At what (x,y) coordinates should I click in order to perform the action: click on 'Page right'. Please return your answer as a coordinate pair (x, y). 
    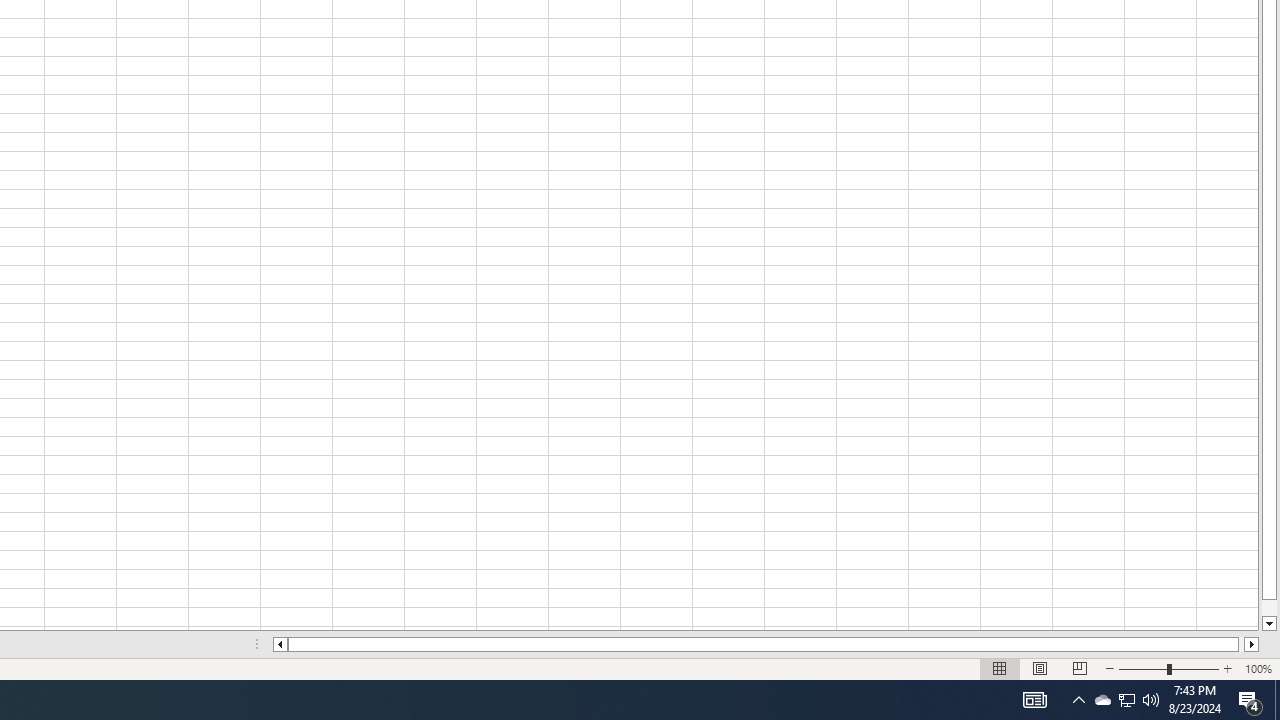
    Looking at the image, I should click on (1240, 644).